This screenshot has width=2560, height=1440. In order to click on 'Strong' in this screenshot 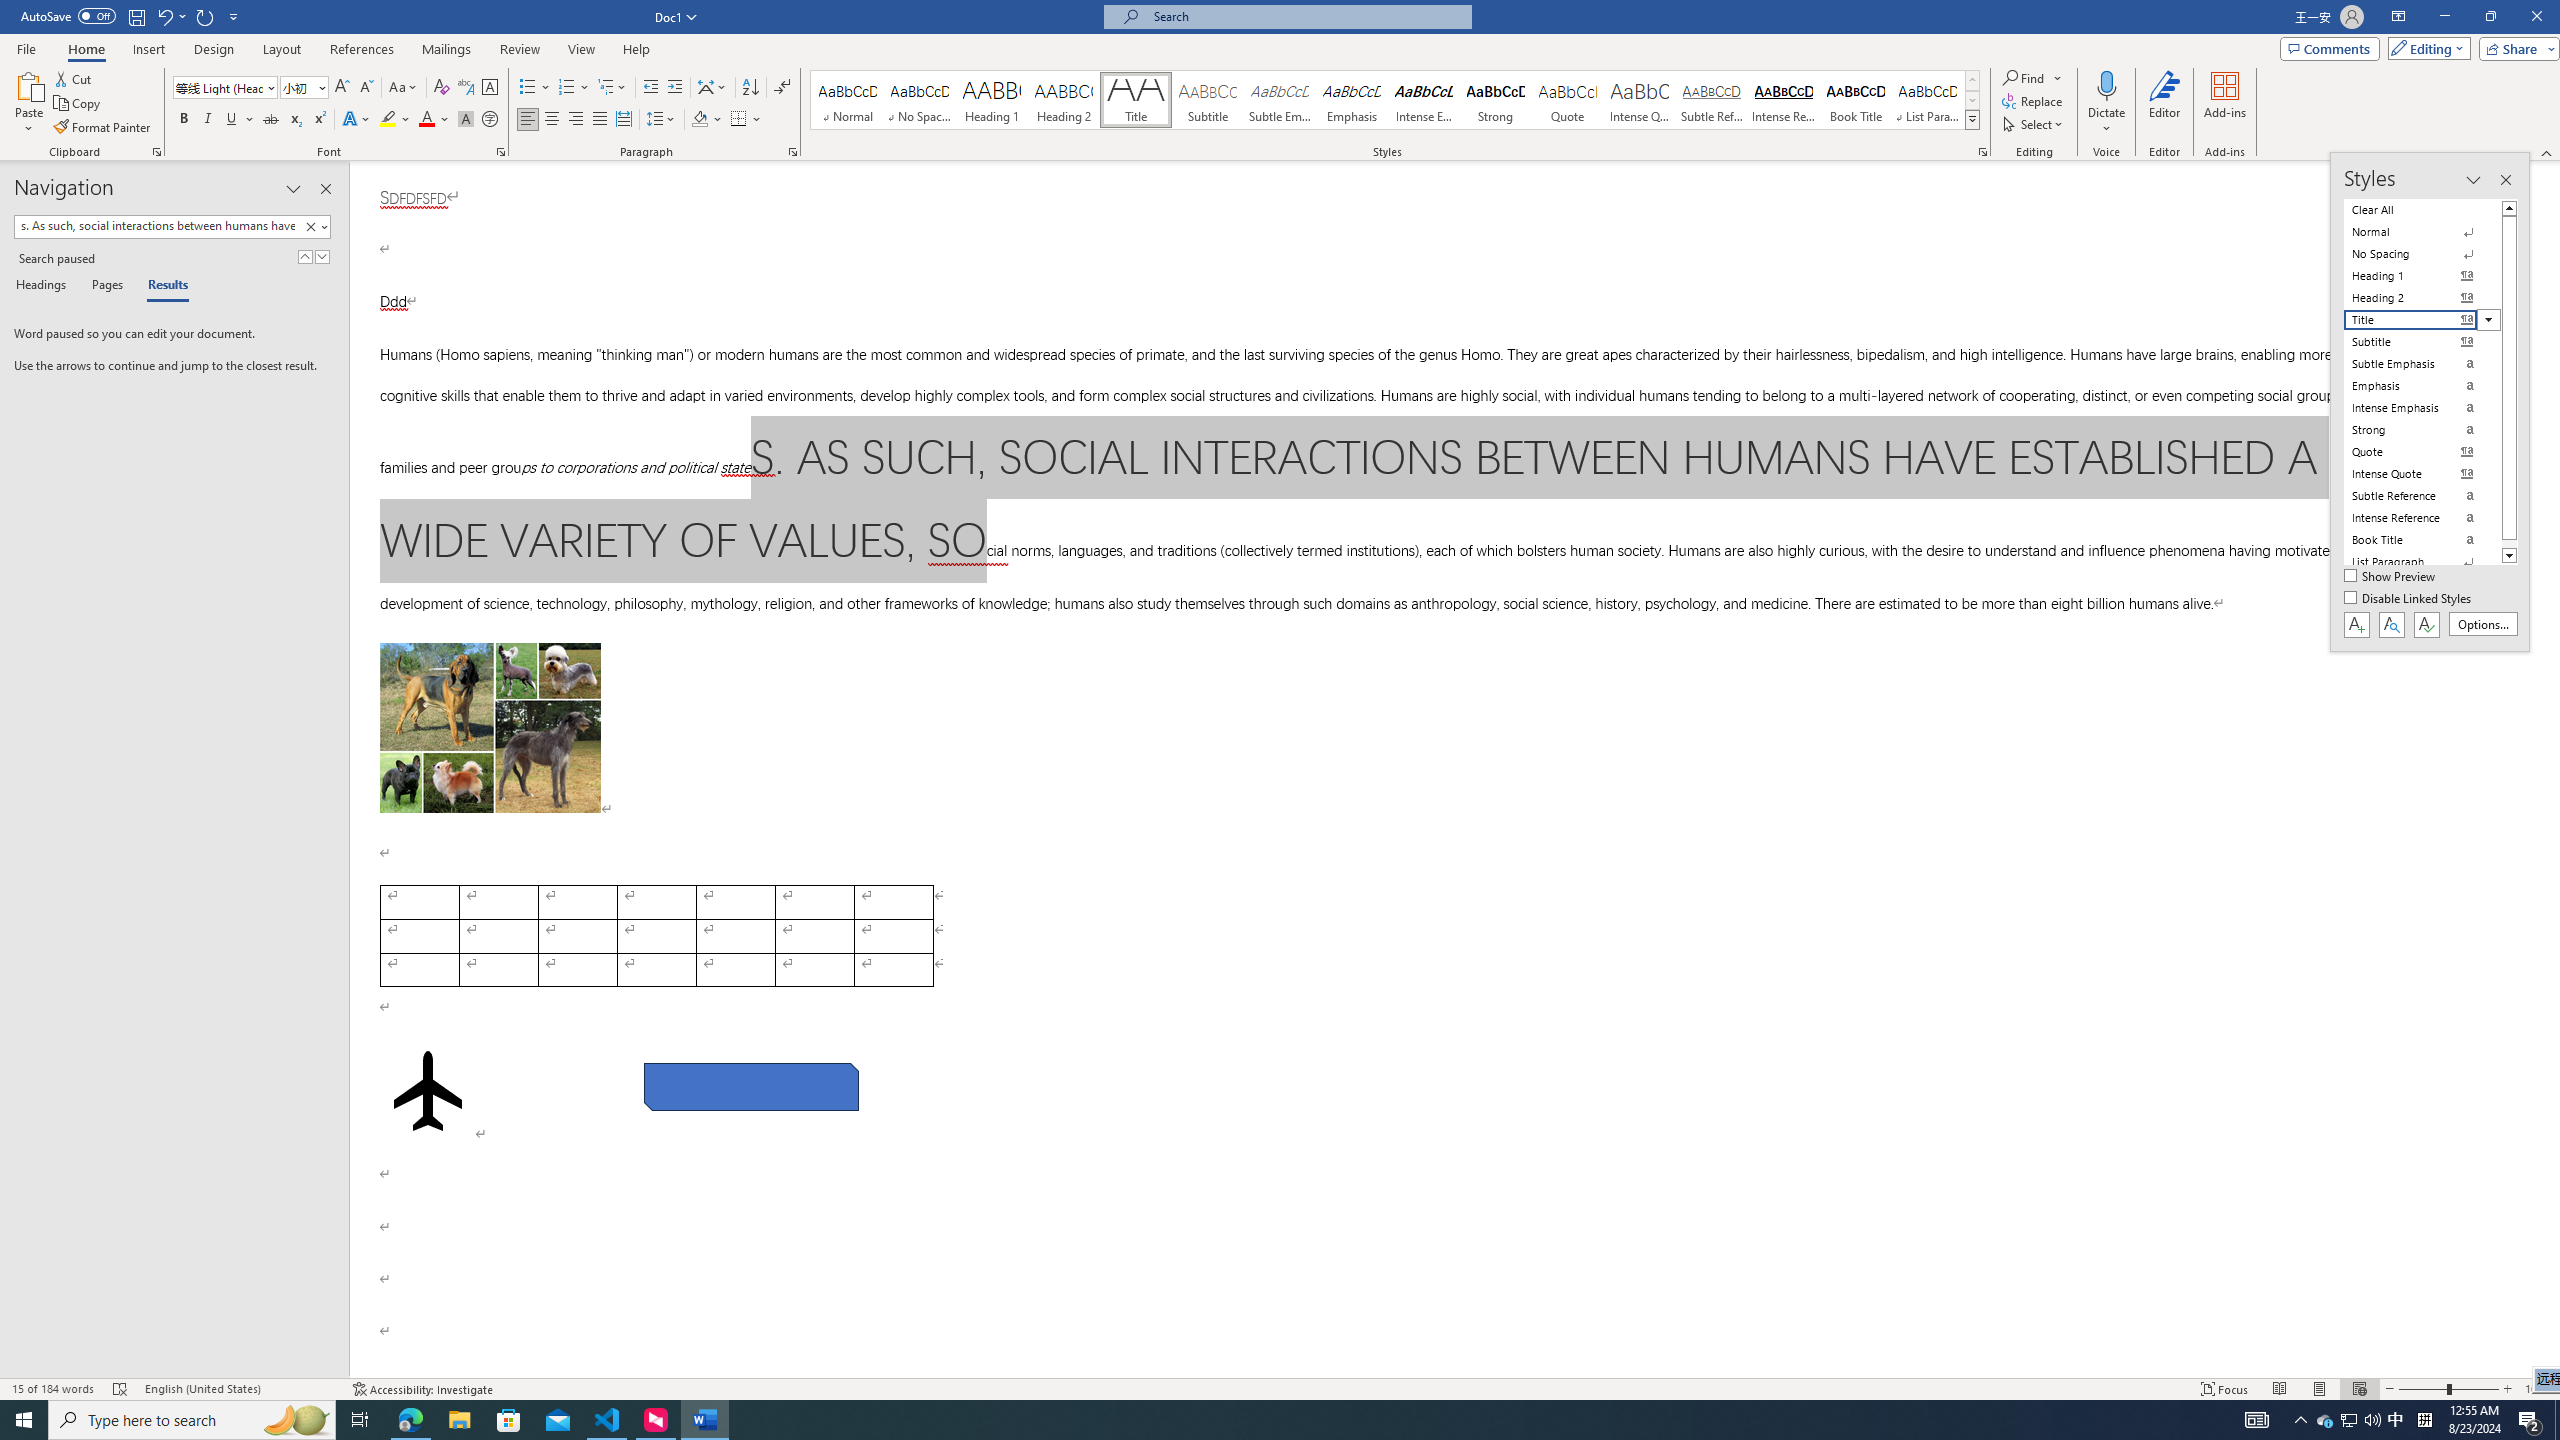, I will do `click(1495, 99)`.